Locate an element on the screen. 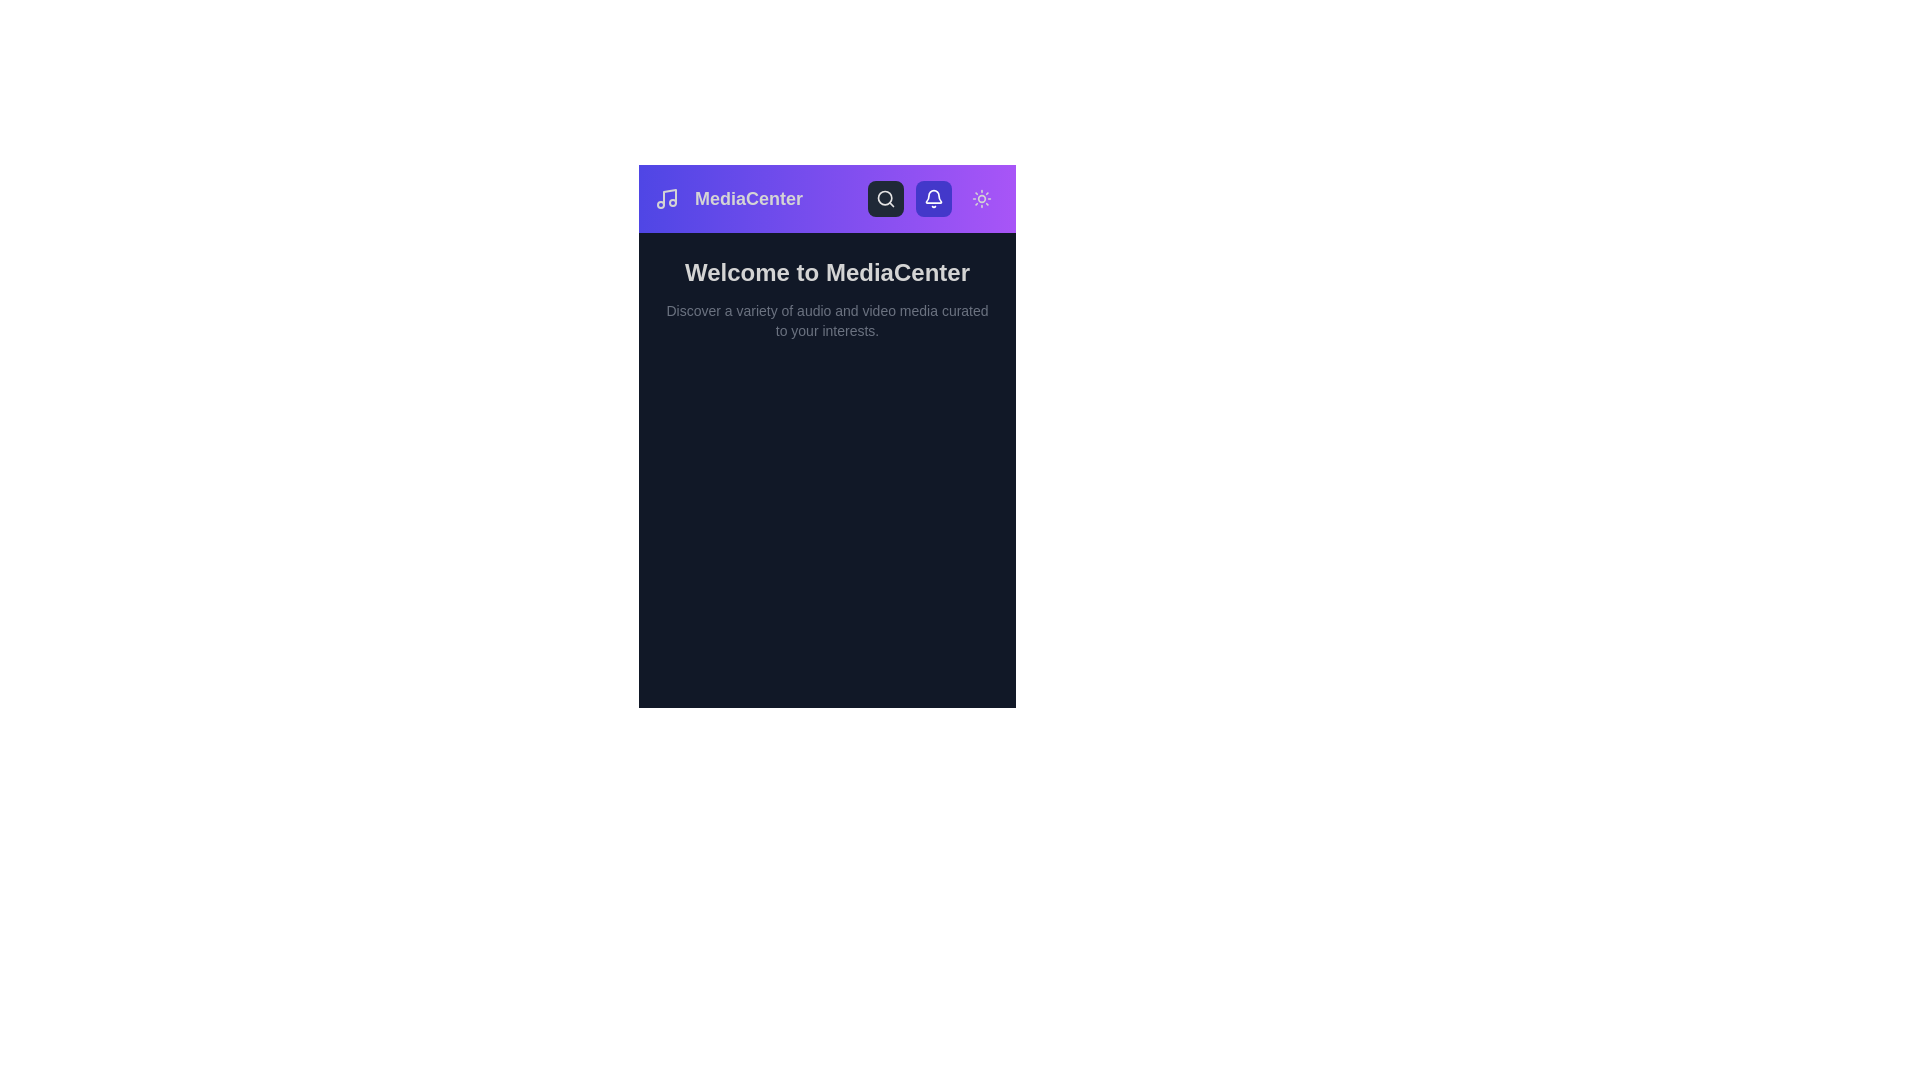 The image size is (1920, 1080). the notification bell button to view notifications is located at coordinates (933, 199).